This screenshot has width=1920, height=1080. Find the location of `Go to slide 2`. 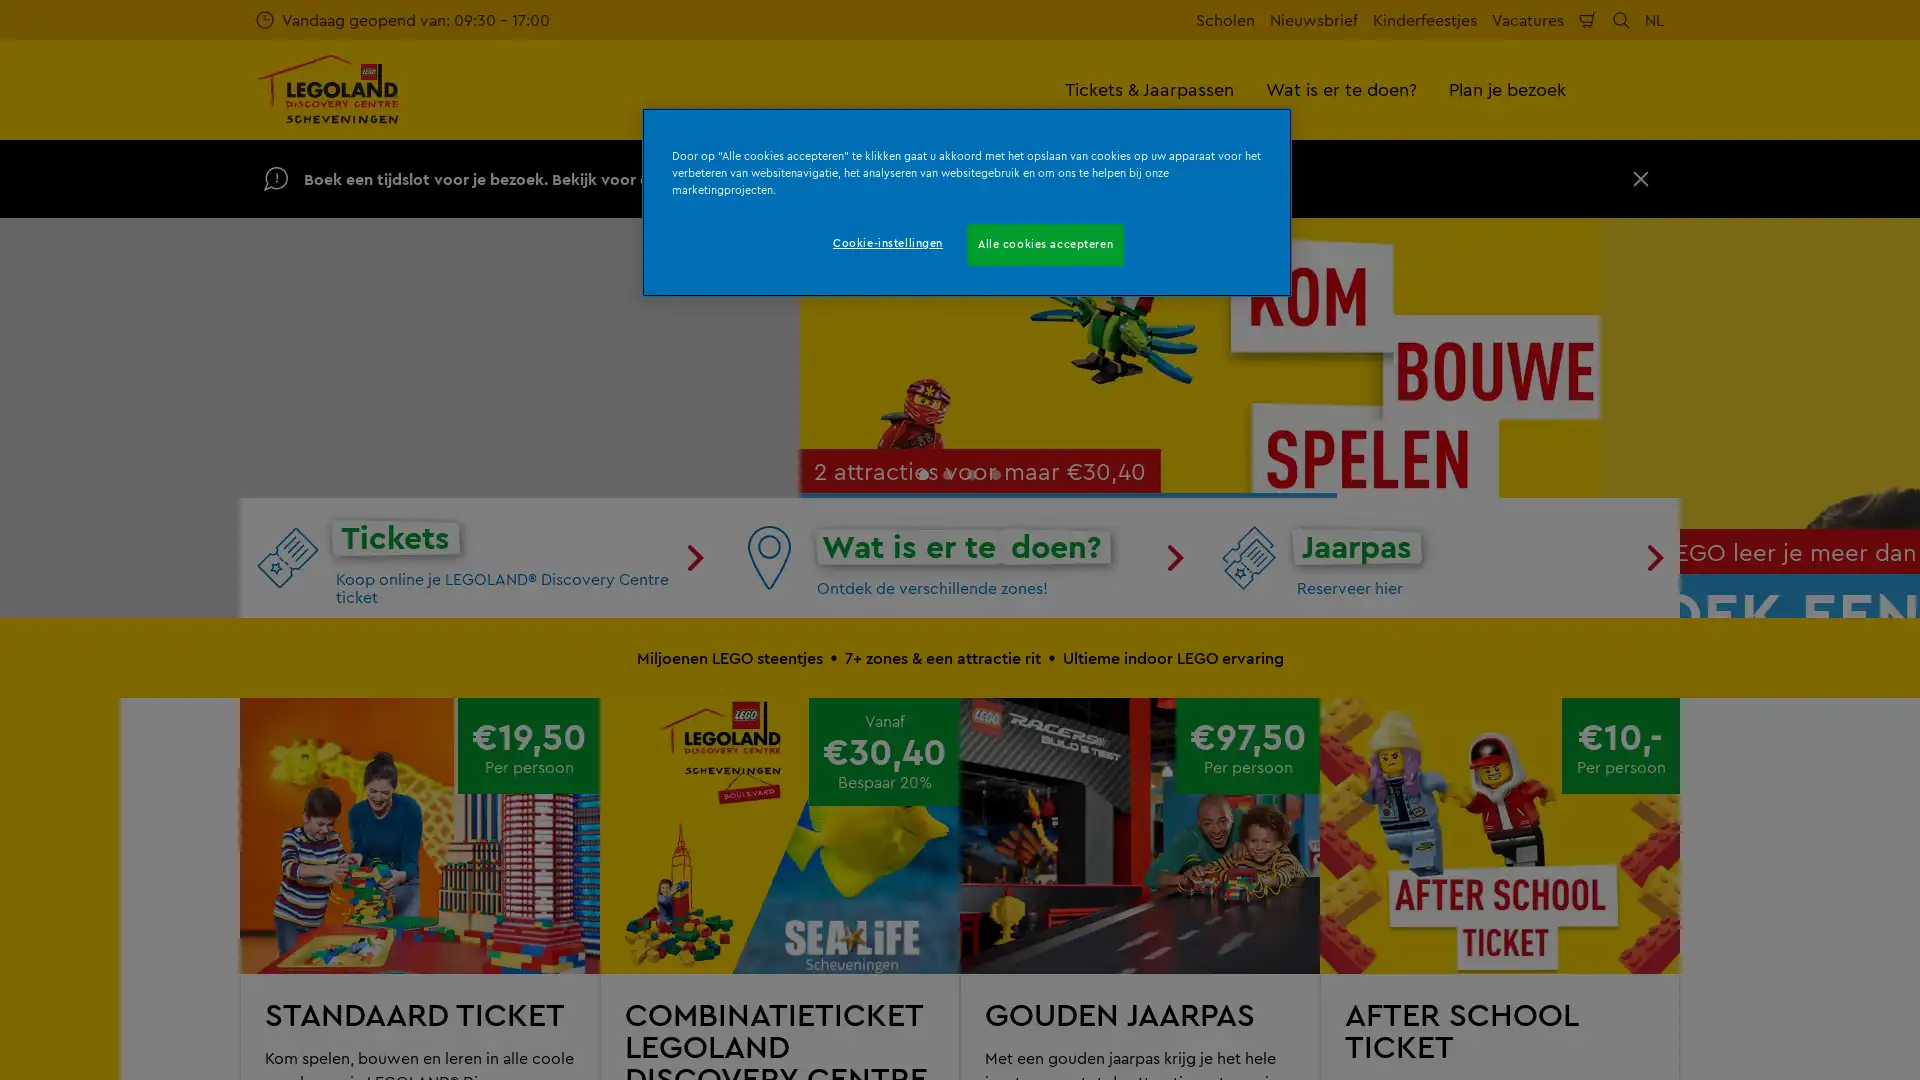

Go to slide 2 is located at coordinates (947, 852).